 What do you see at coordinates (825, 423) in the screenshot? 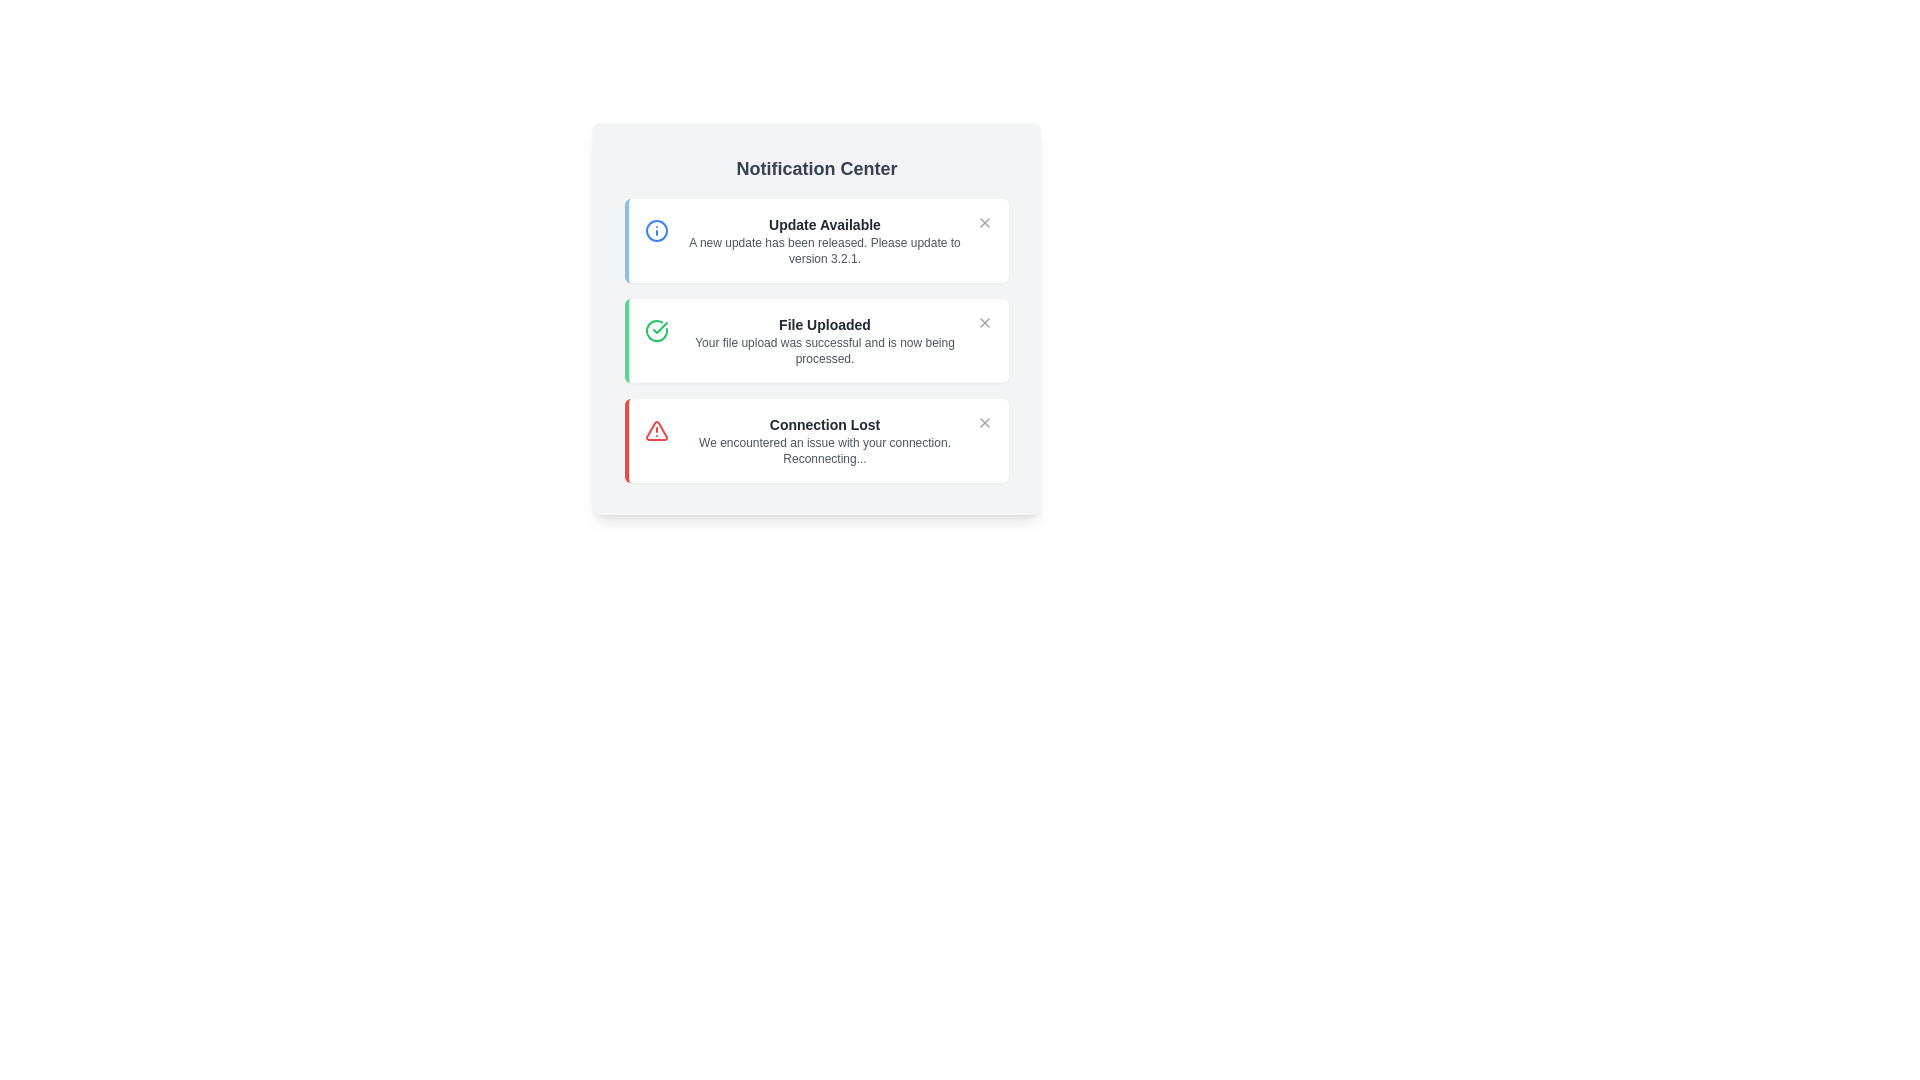
I see `the notification title indicating a lost connection in the Notification Center, specifically located in the third message box from the top` at bounding box center [825, 423].